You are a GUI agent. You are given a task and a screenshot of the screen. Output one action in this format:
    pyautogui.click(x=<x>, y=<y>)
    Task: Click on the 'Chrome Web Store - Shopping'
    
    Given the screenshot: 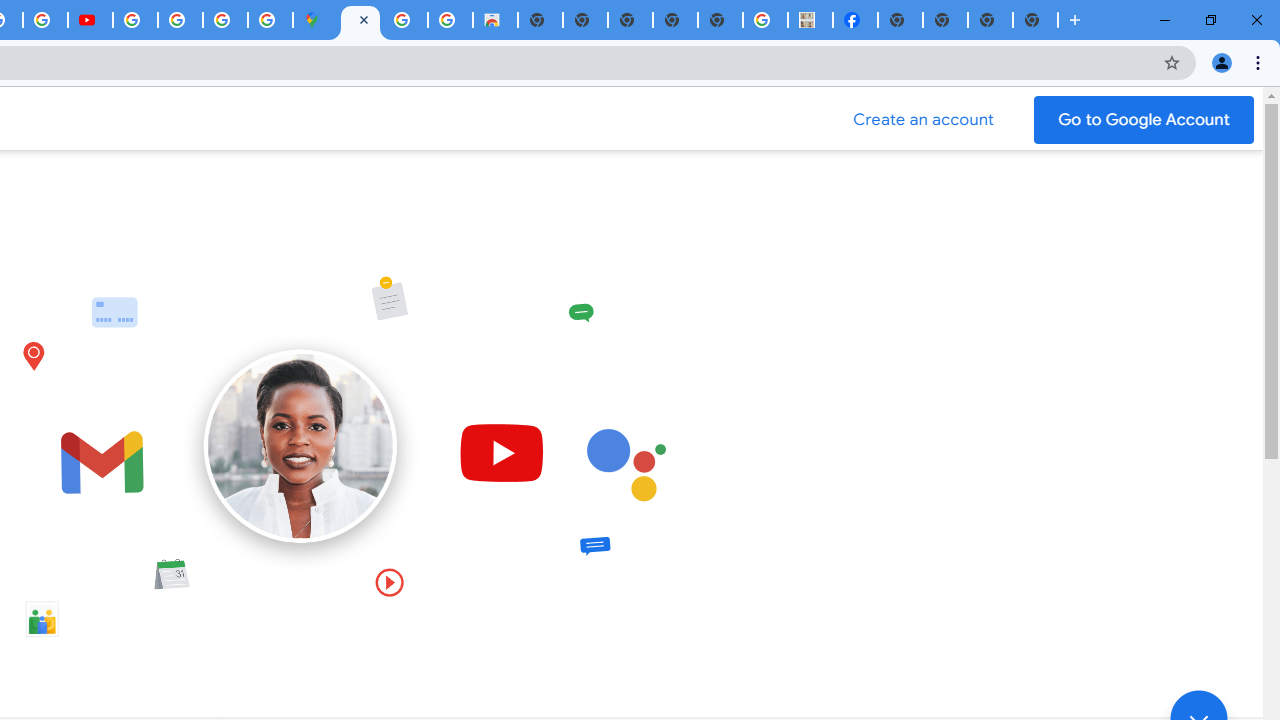 What is the action you would take?
    pyautogui.click(x=495, y=20)
    